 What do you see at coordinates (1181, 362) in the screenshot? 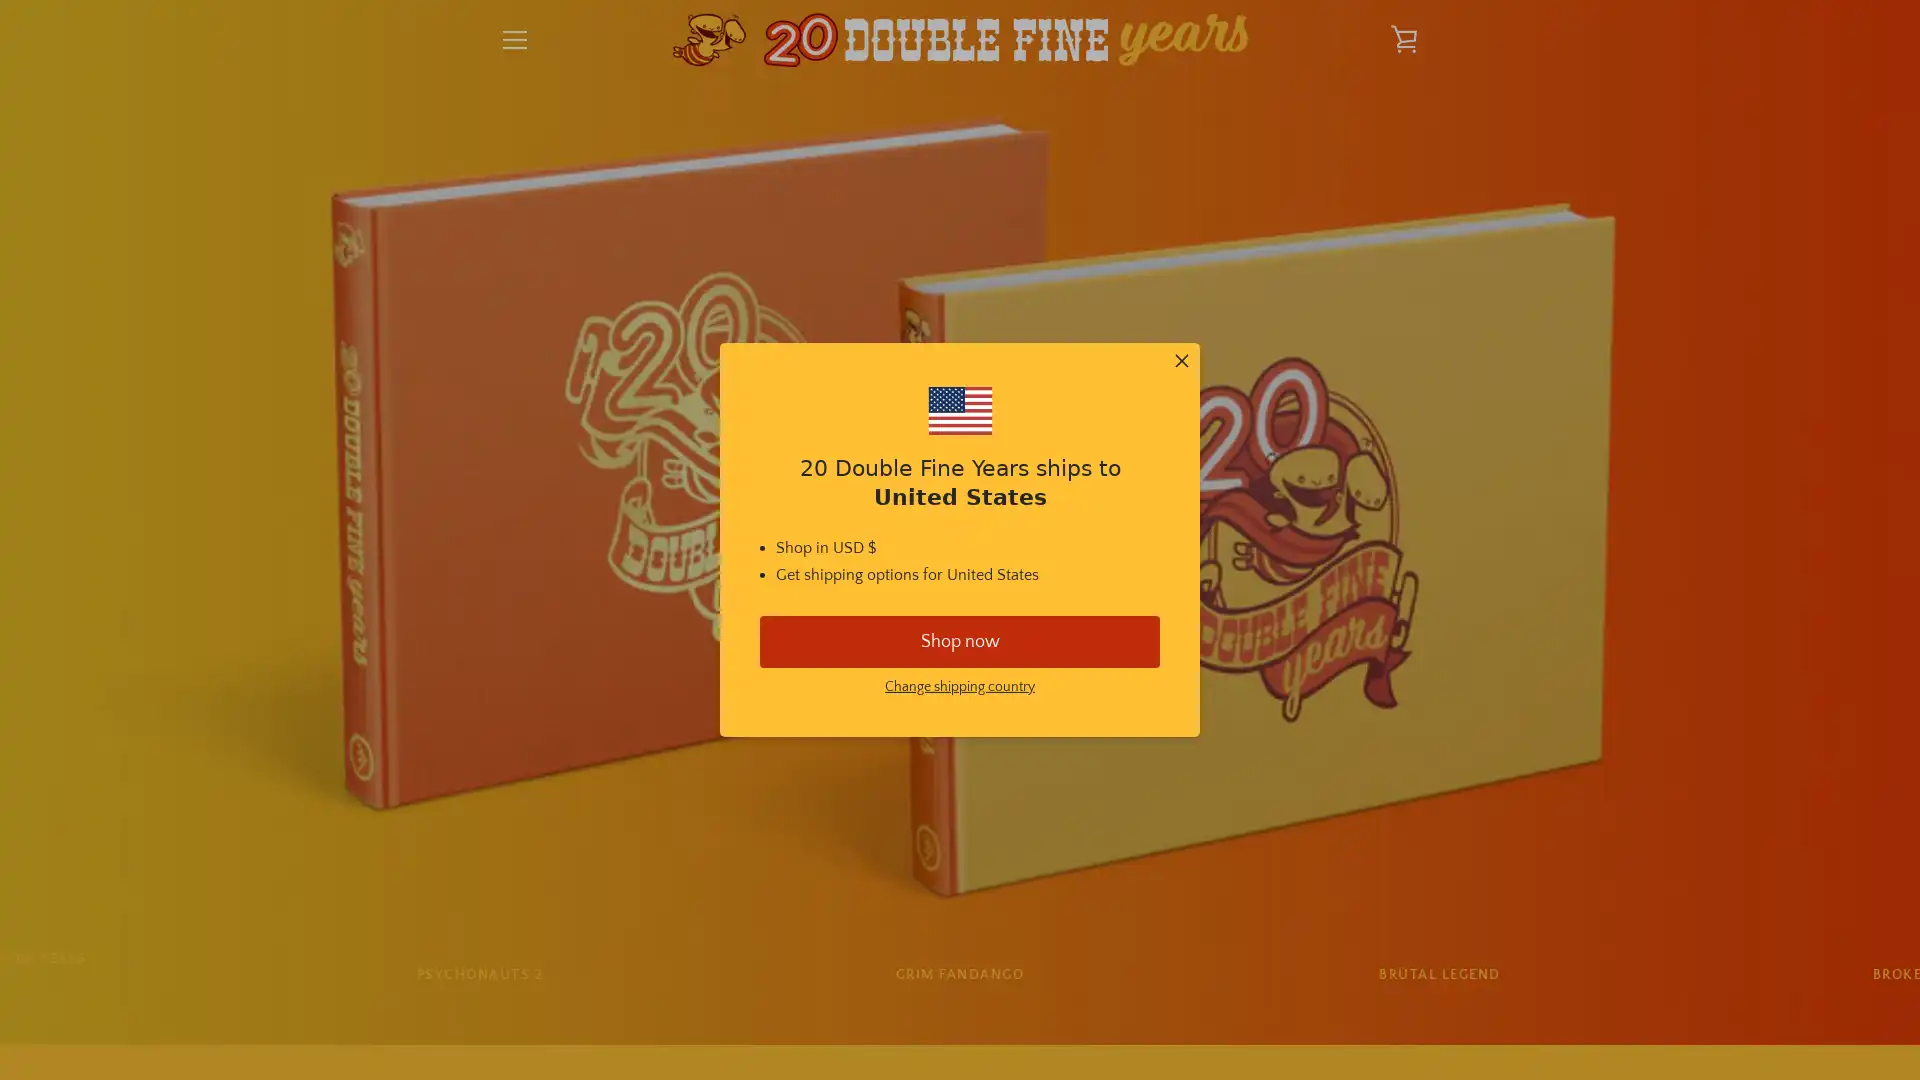
I see `Dismiss` at bounding box center [1181, 362].